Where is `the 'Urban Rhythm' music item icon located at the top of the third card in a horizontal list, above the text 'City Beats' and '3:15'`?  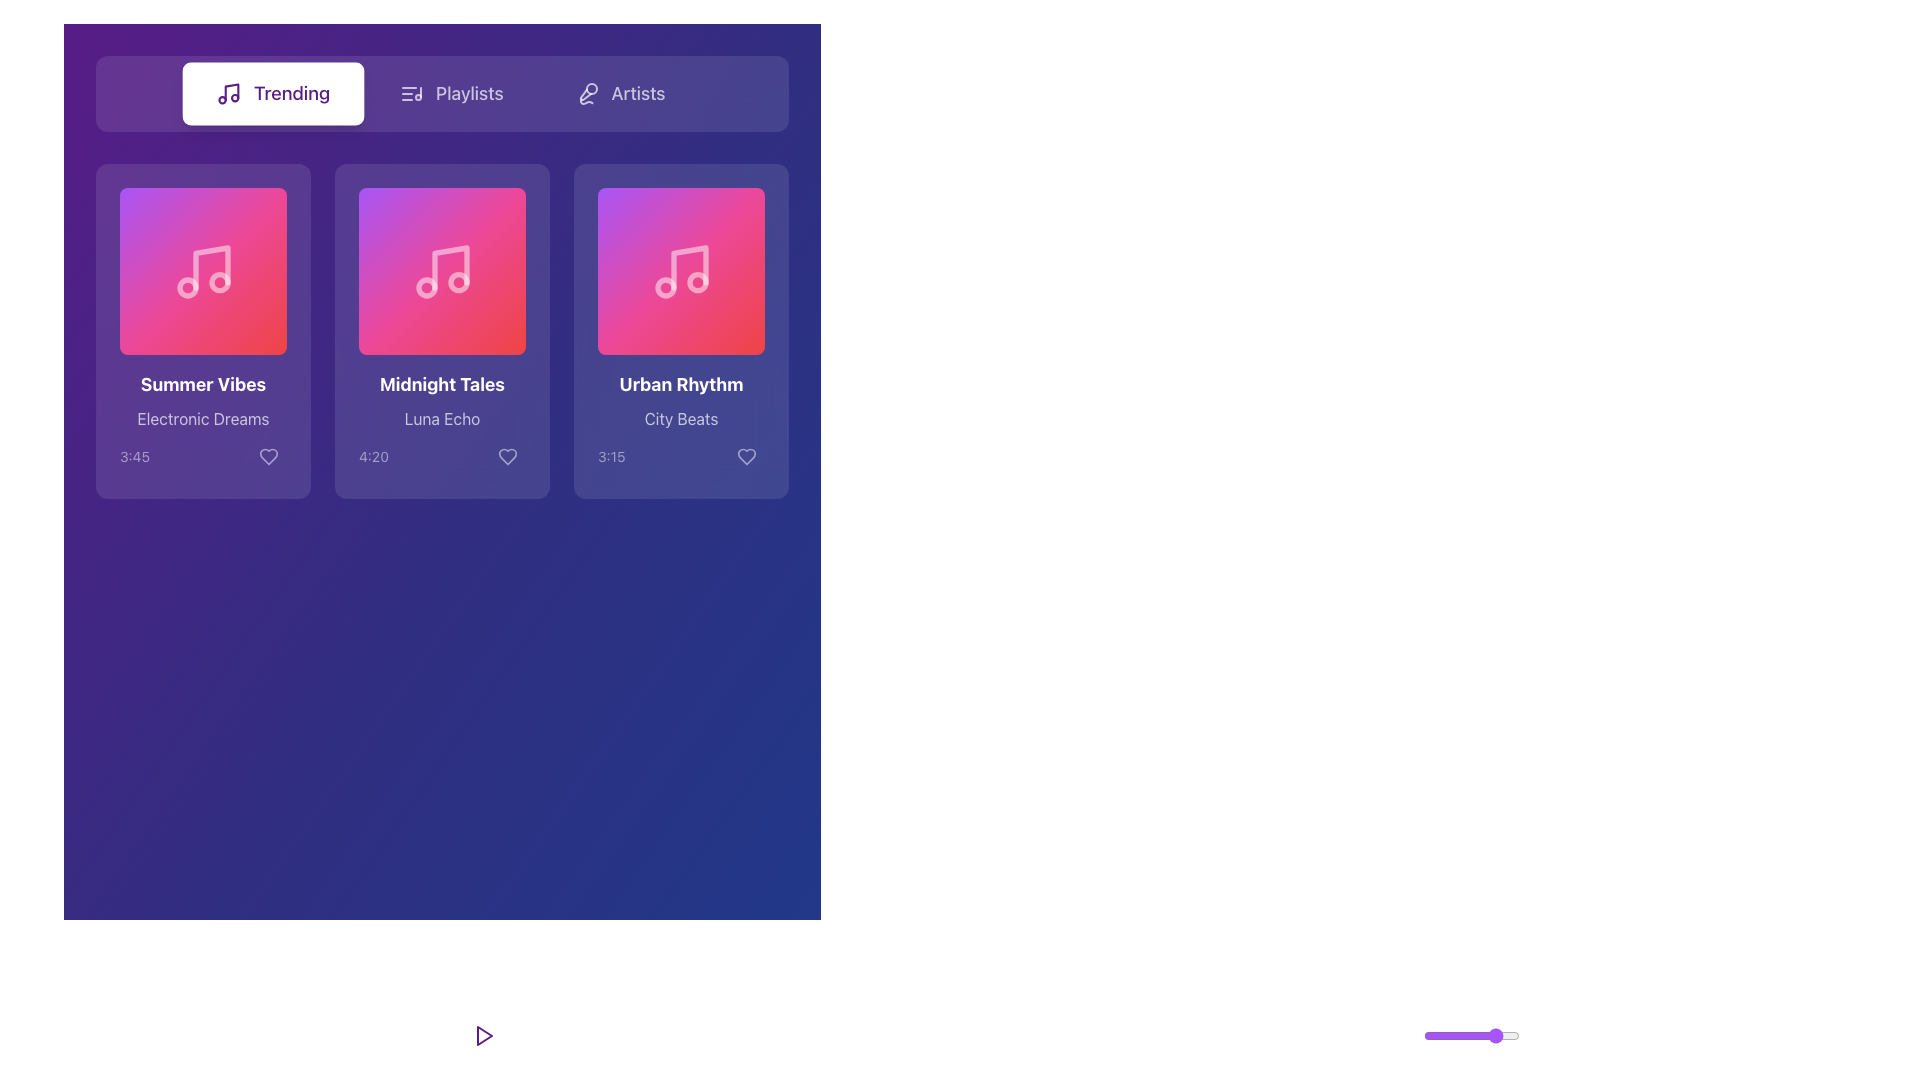
the 'Urban Rhythm' music item icon located at the top of the third card in a horizontal list, above the text 'City Beats' and '3:15' is located at coordinates (681, 271).